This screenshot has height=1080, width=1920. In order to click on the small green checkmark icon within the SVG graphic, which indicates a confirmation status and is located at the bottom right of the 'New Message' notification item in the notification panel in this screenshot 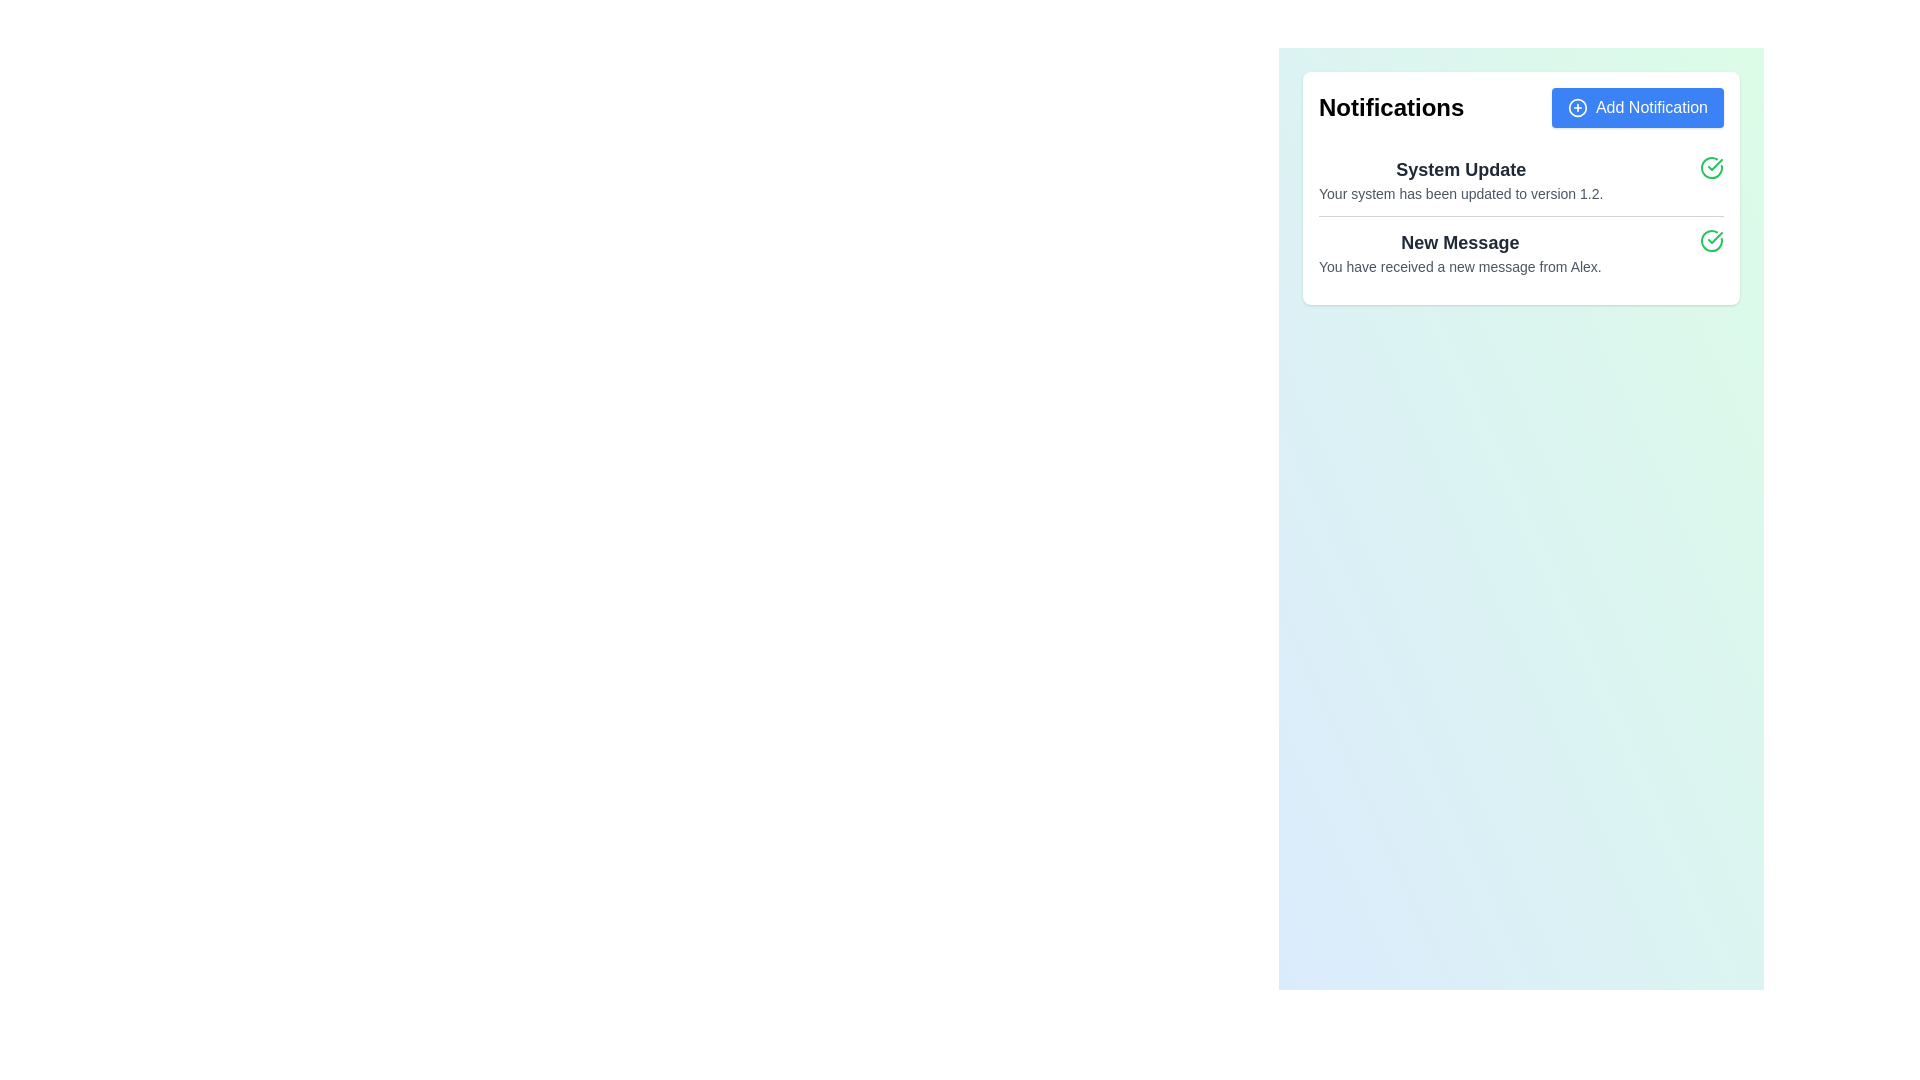, I will do `click(1714, 164)`.